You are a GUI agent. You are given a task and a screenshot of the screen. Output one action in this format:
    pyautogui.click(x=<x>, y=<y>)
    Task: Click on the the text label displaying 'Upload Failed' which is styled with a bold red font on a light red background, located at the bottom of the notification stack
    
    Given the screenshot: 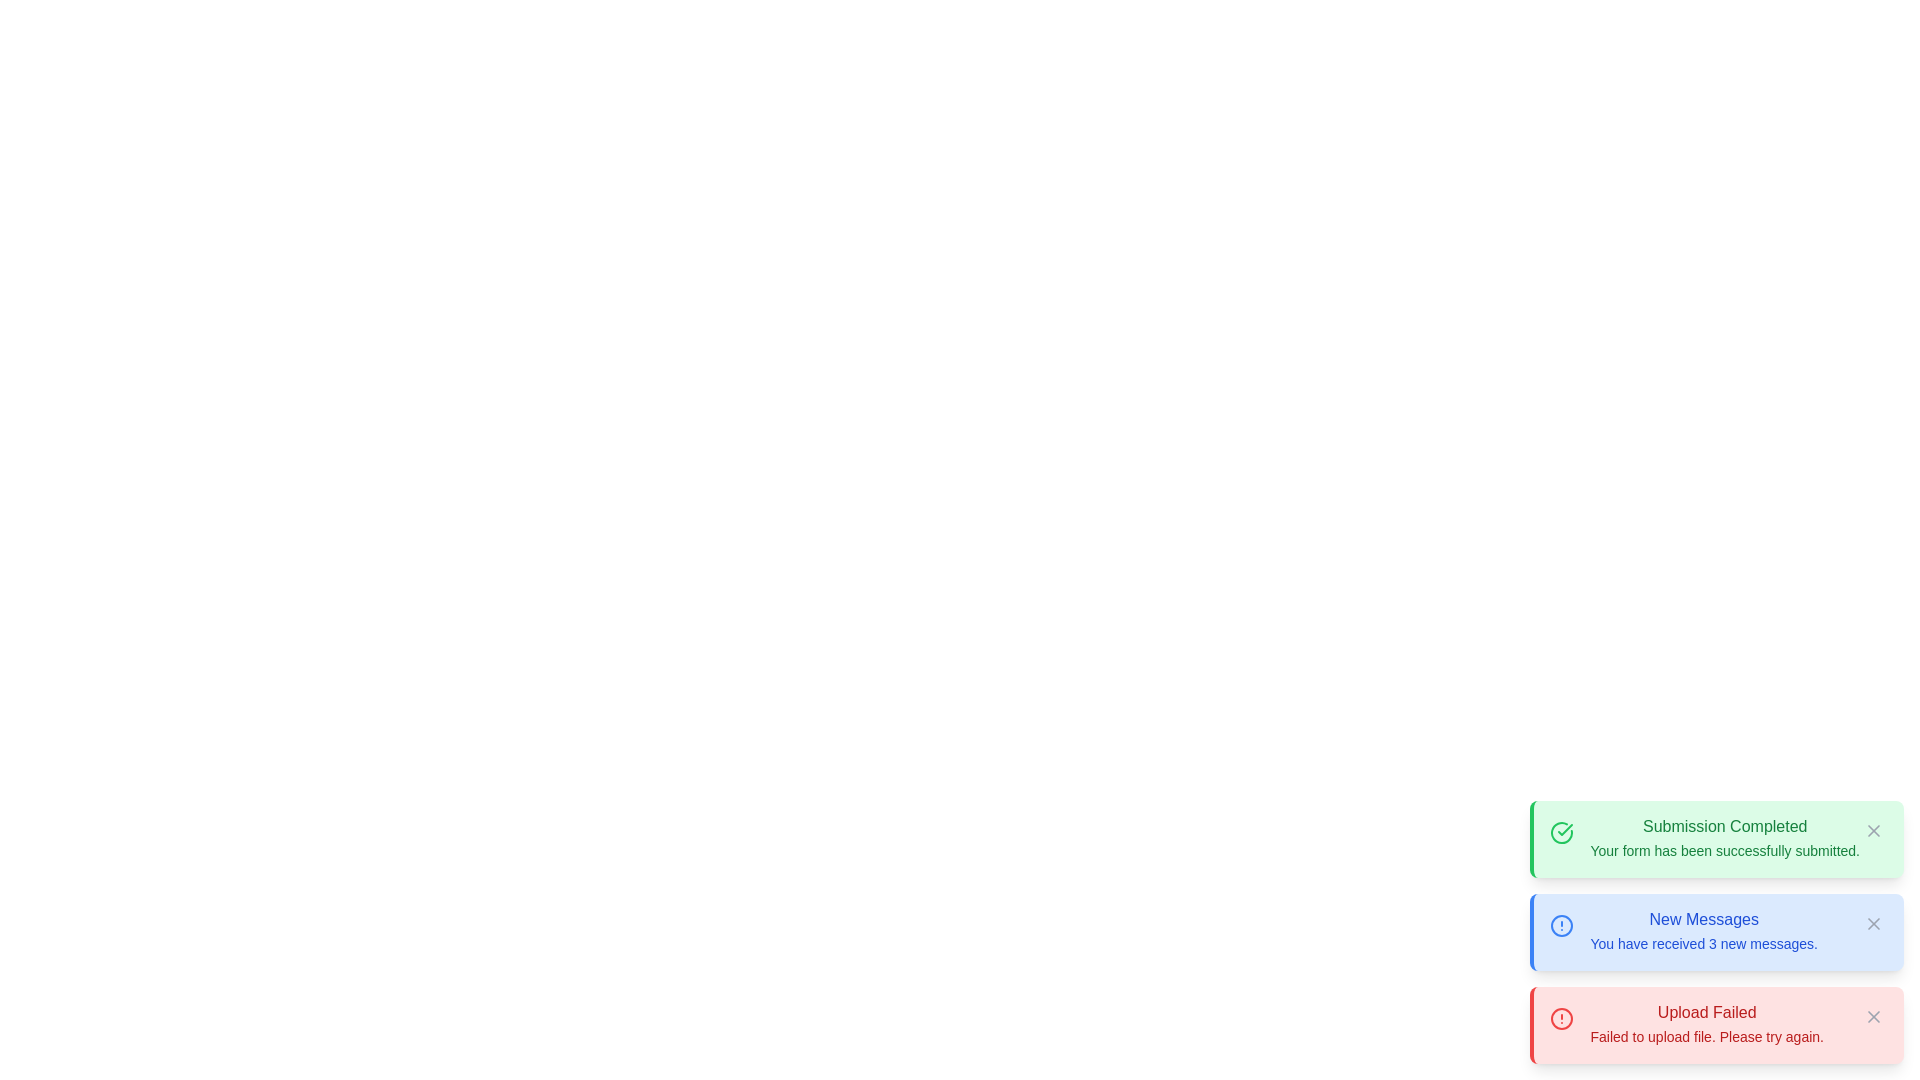 What is the action you would take?
    pyautogui.click(x=1706, y=1013)
    